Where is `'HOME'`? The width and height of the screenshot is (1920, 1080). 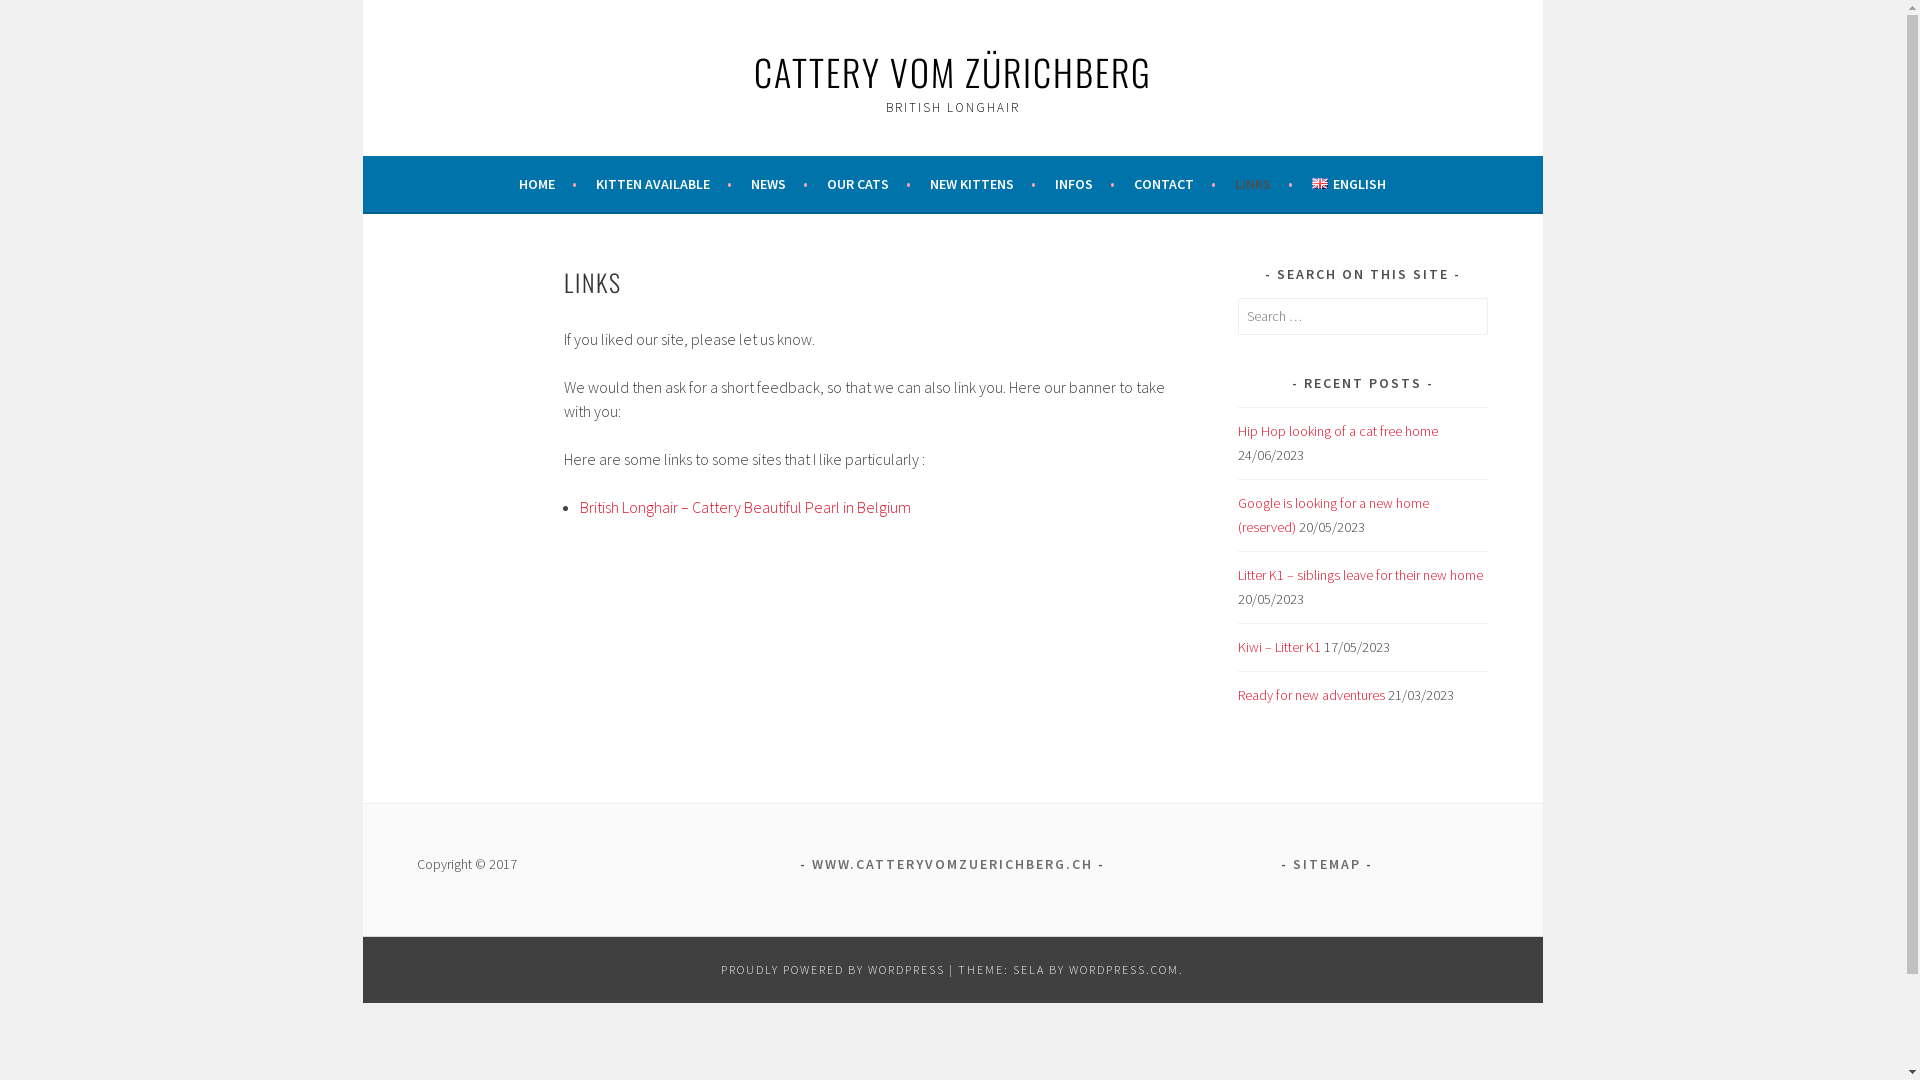 'HOME' is located at coordinates (547, 184).